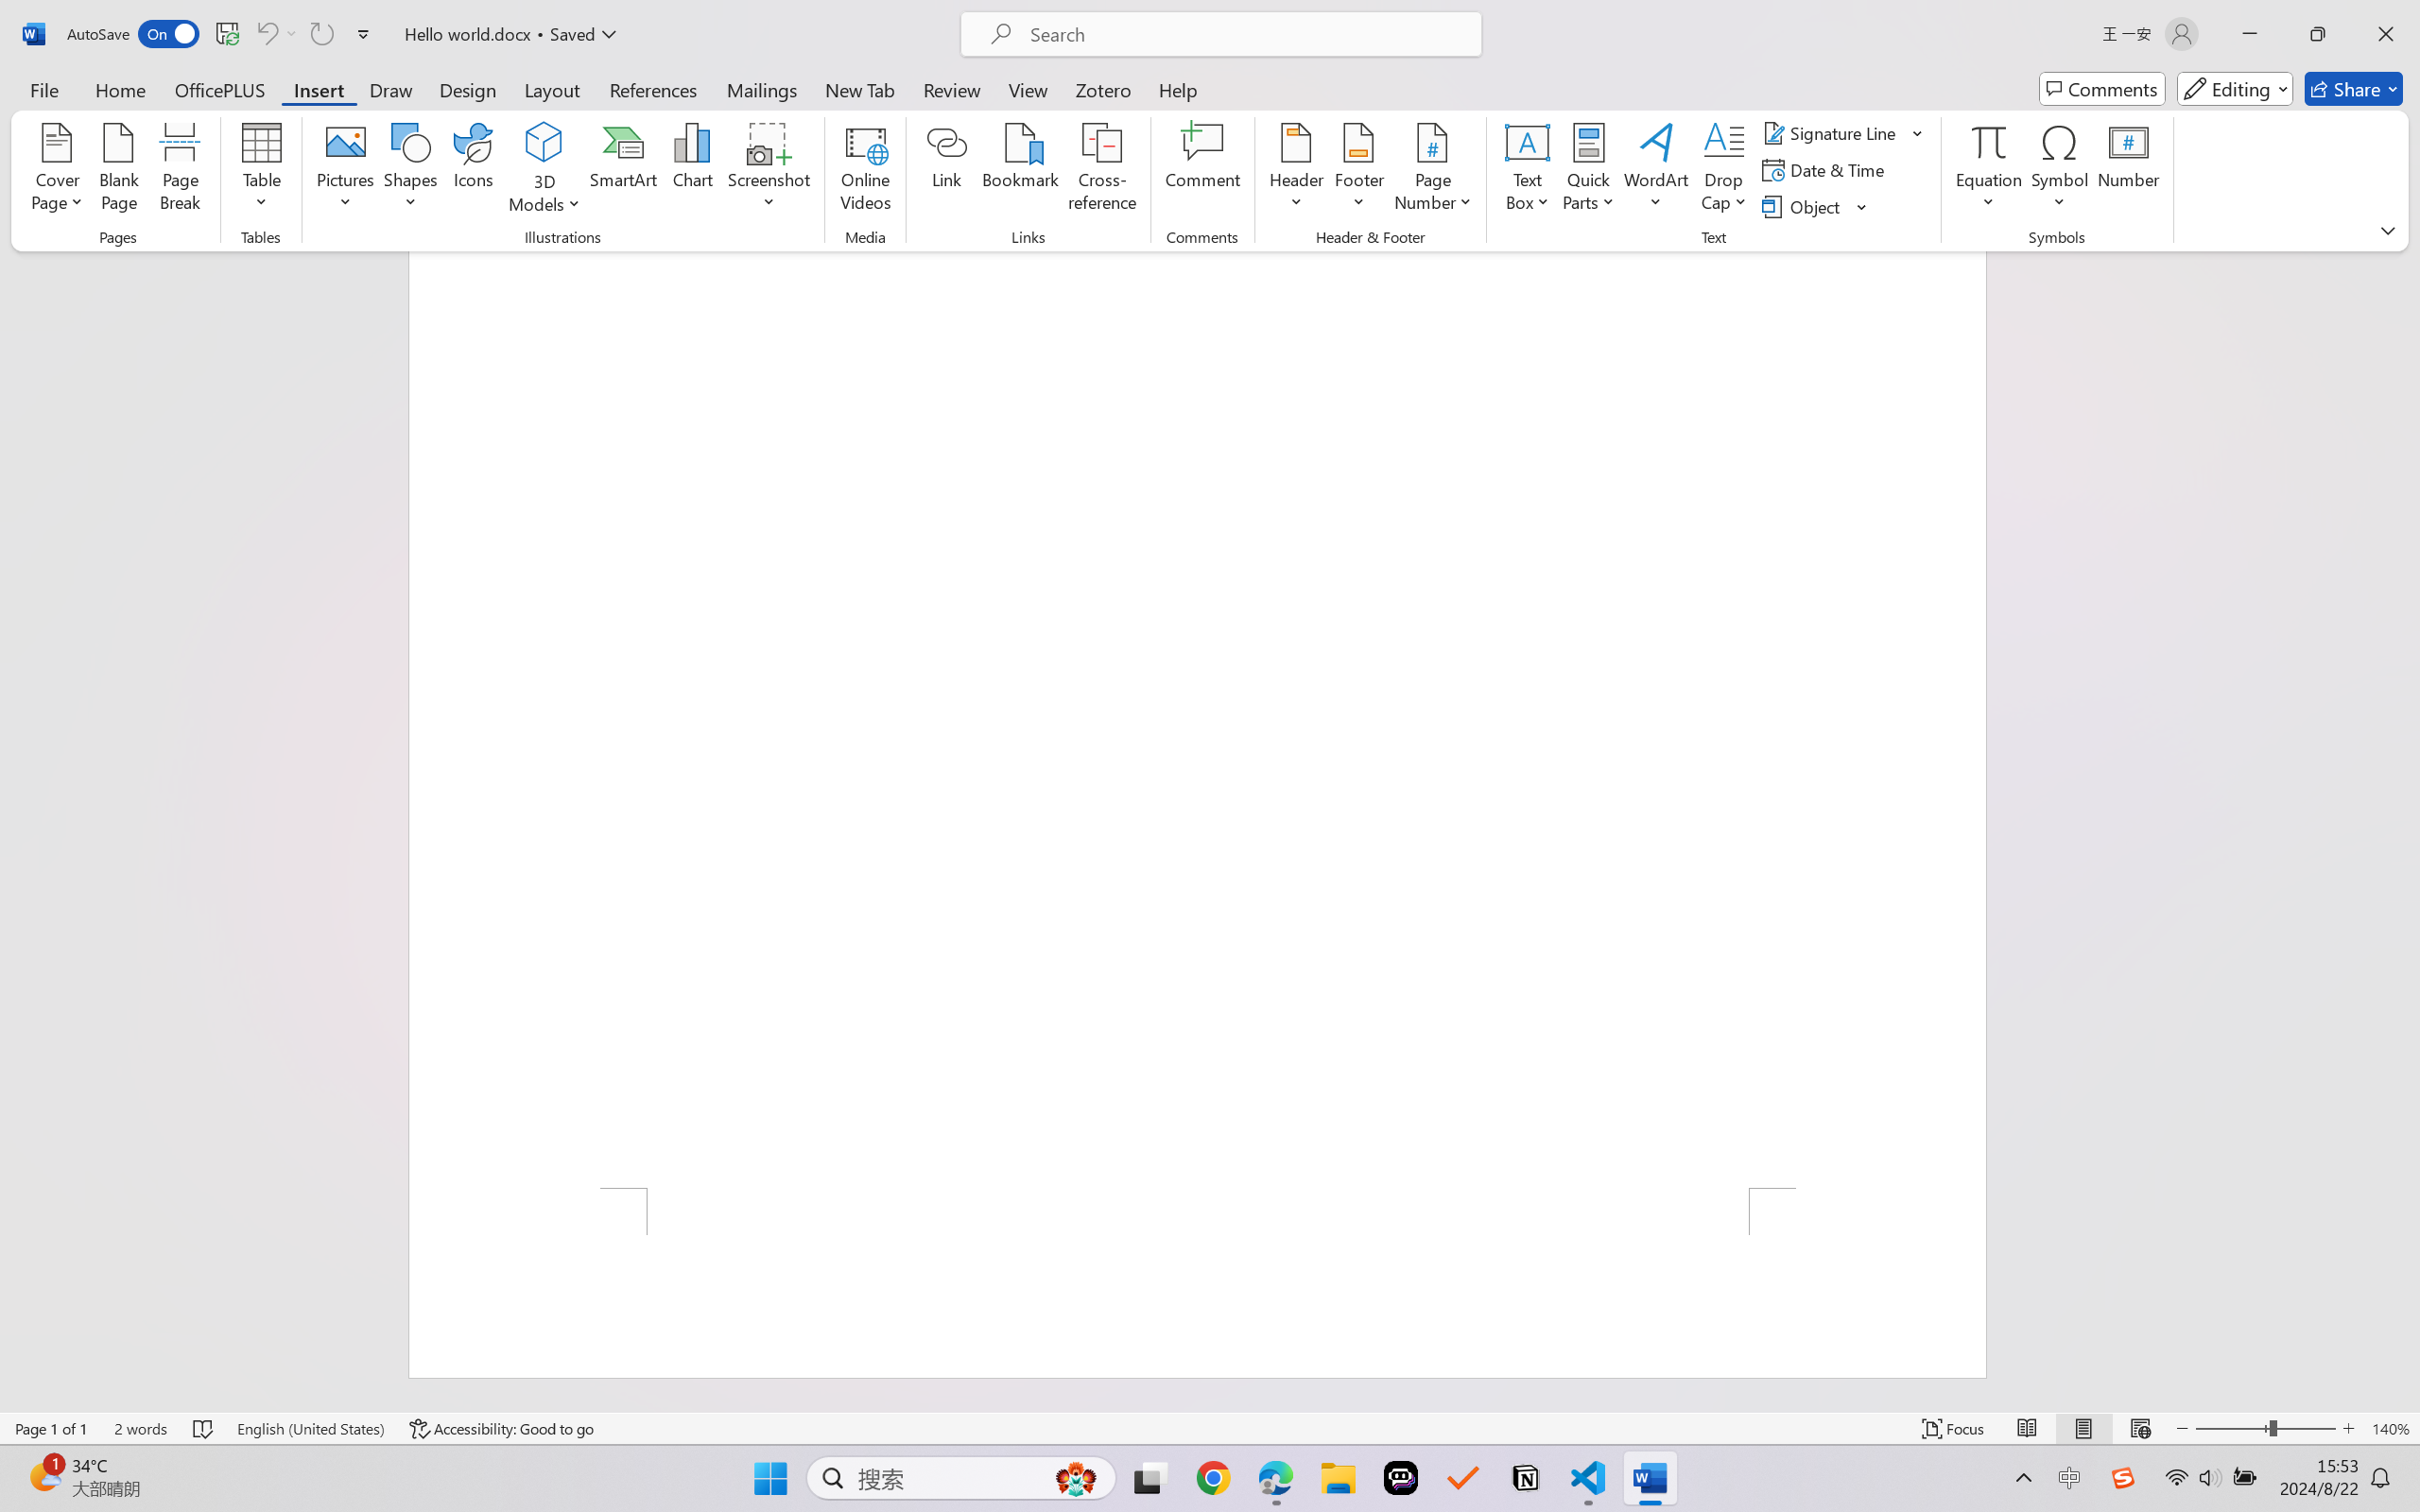 This screenshot has height=1512, width=2420. Describe the element at coordinates (317, 88) in the screenshot. I see `'Insert'` at that location.